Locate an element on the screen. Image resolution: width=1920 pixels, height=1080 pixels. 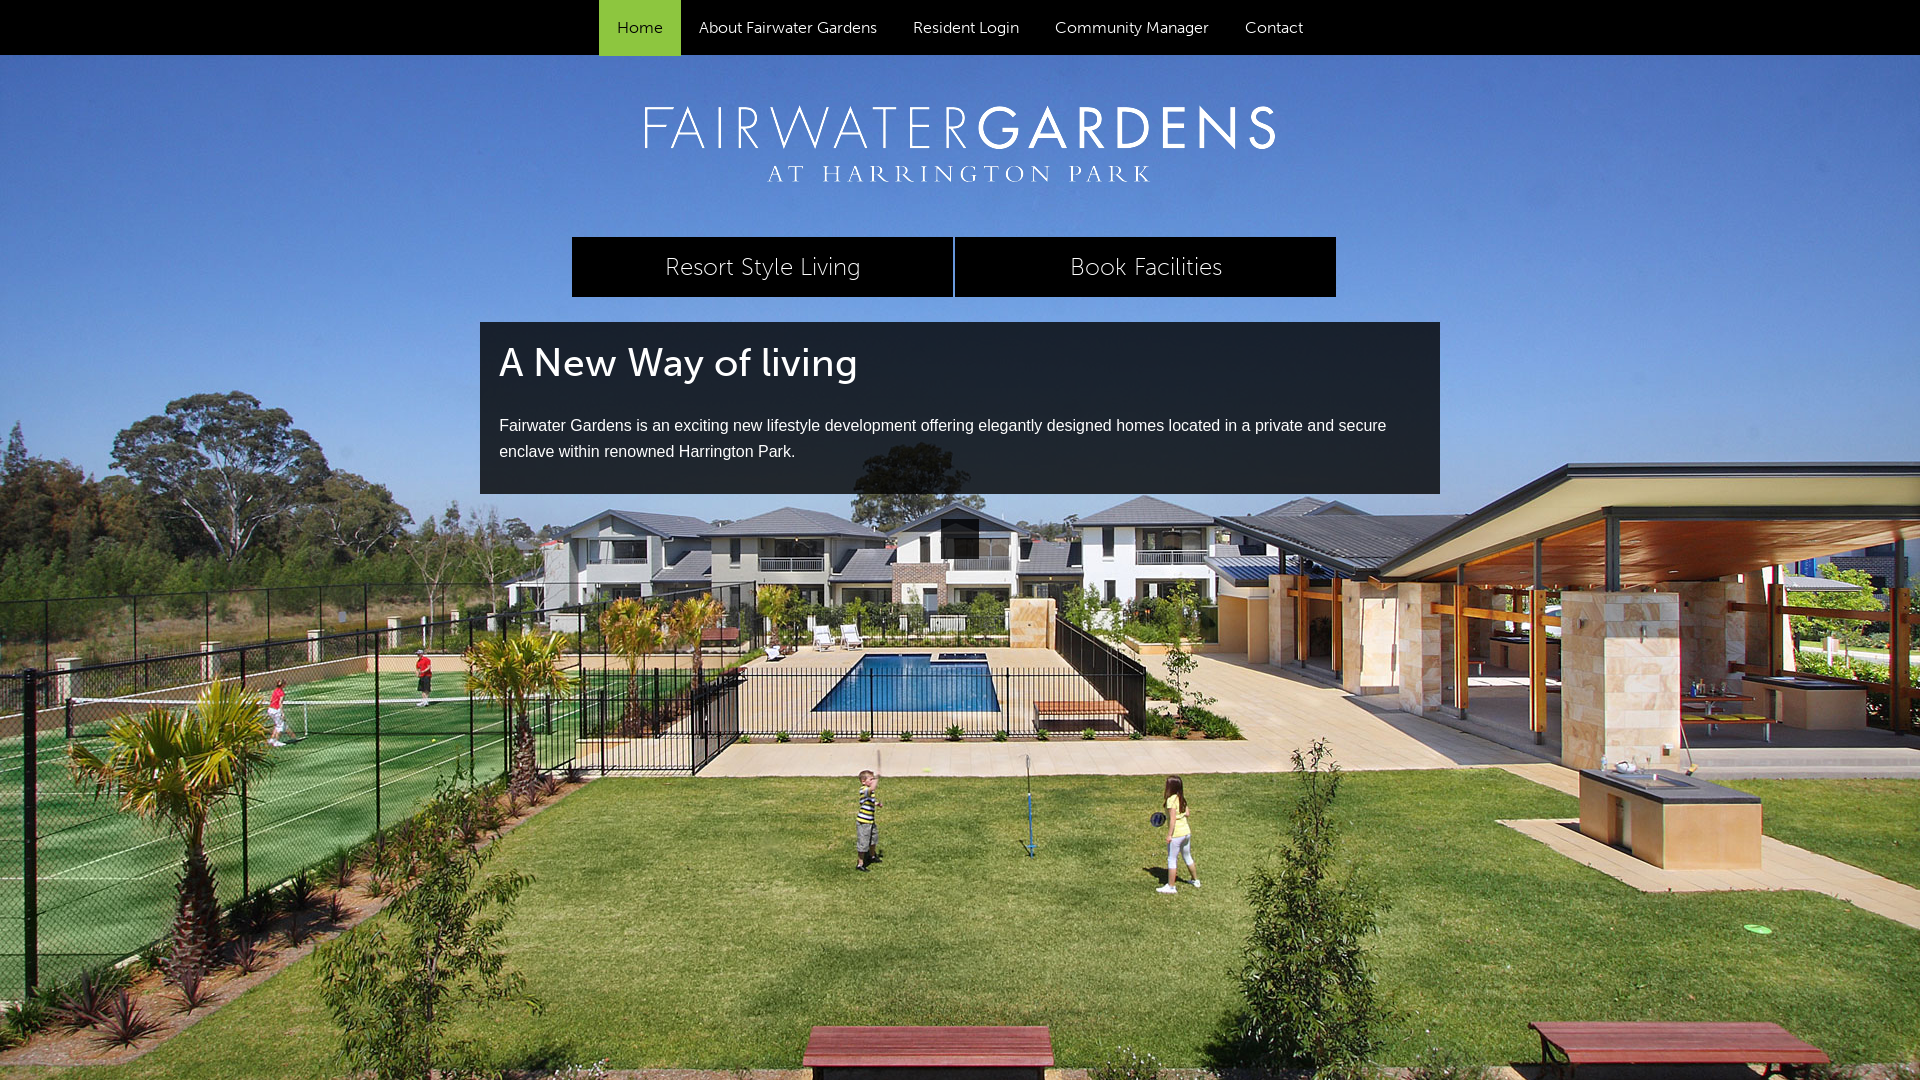
'Resident Login' is located at coordinates (965, 27).